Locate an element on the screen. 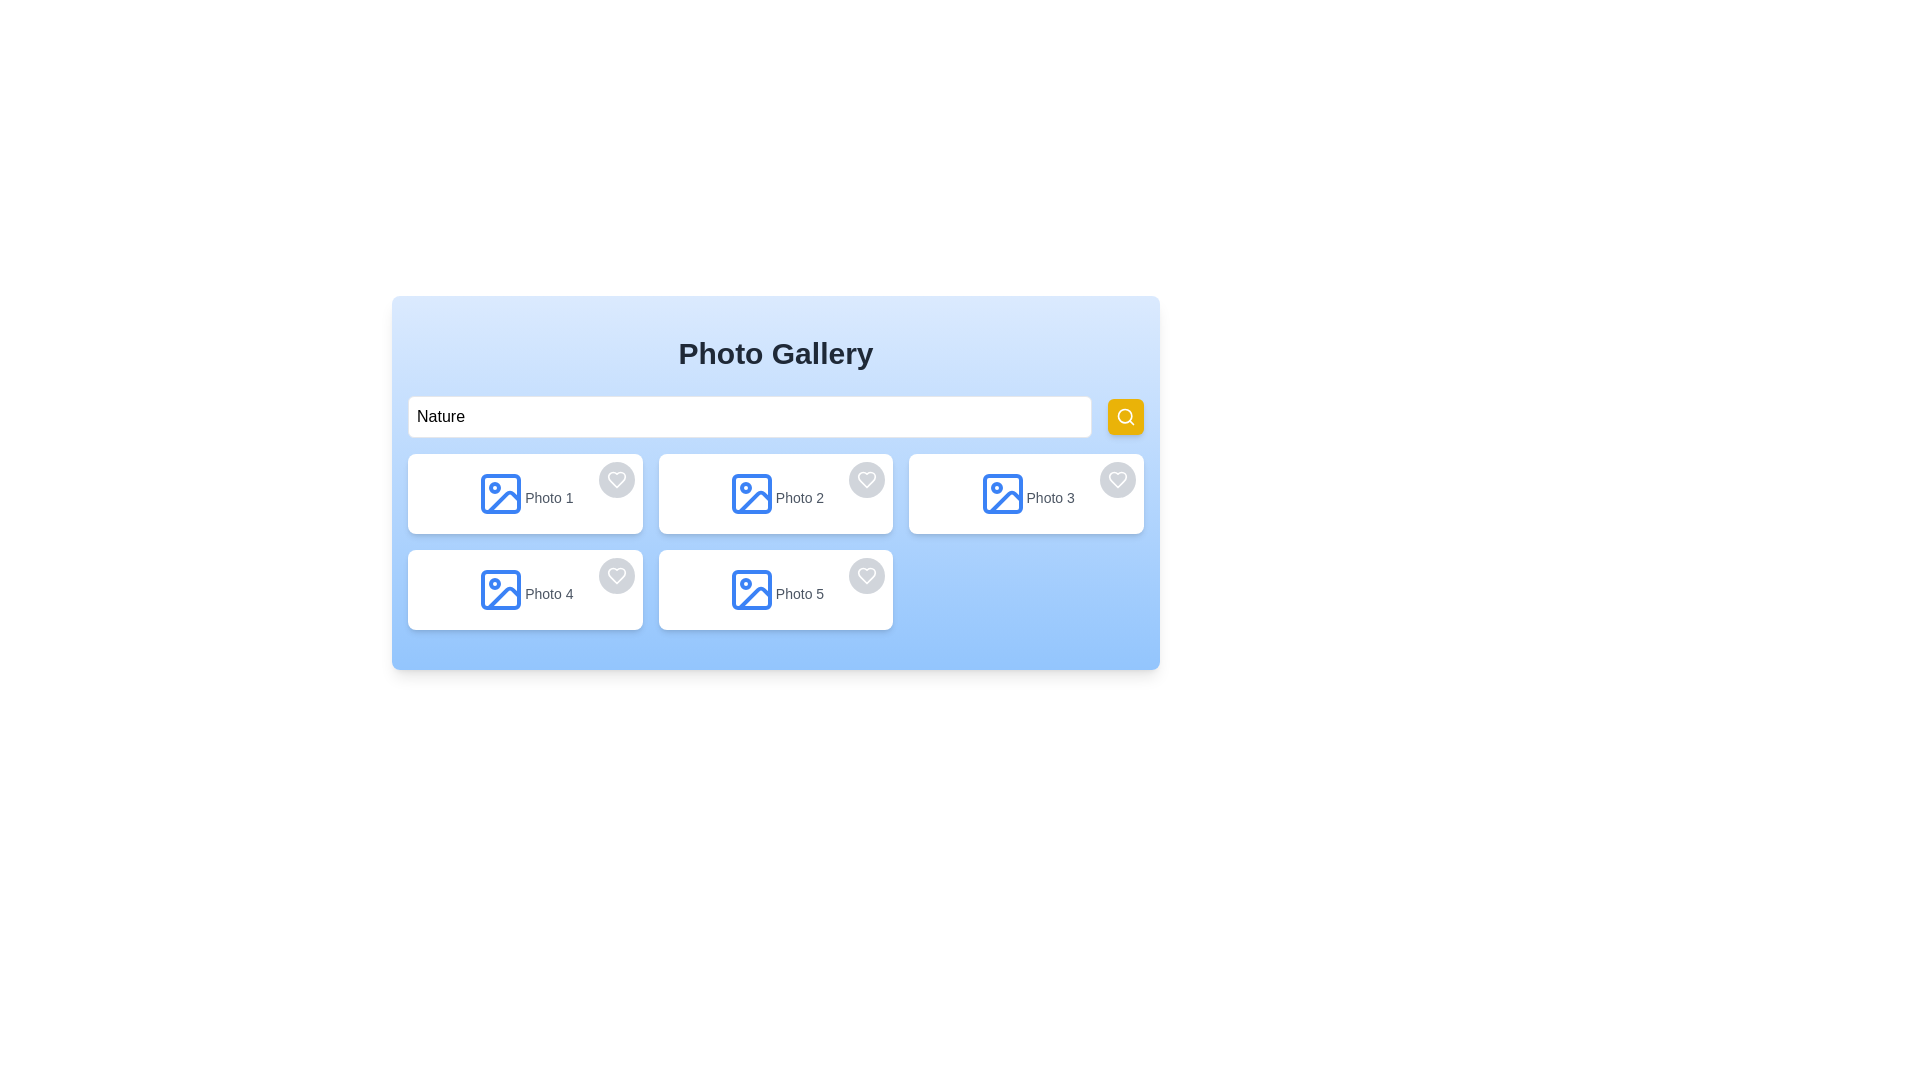  the heart icon with a white fill and gray border located adjacent to 'Photo 4' in the second row and first column of the photo gallery application is located at coordinates (615, 575).